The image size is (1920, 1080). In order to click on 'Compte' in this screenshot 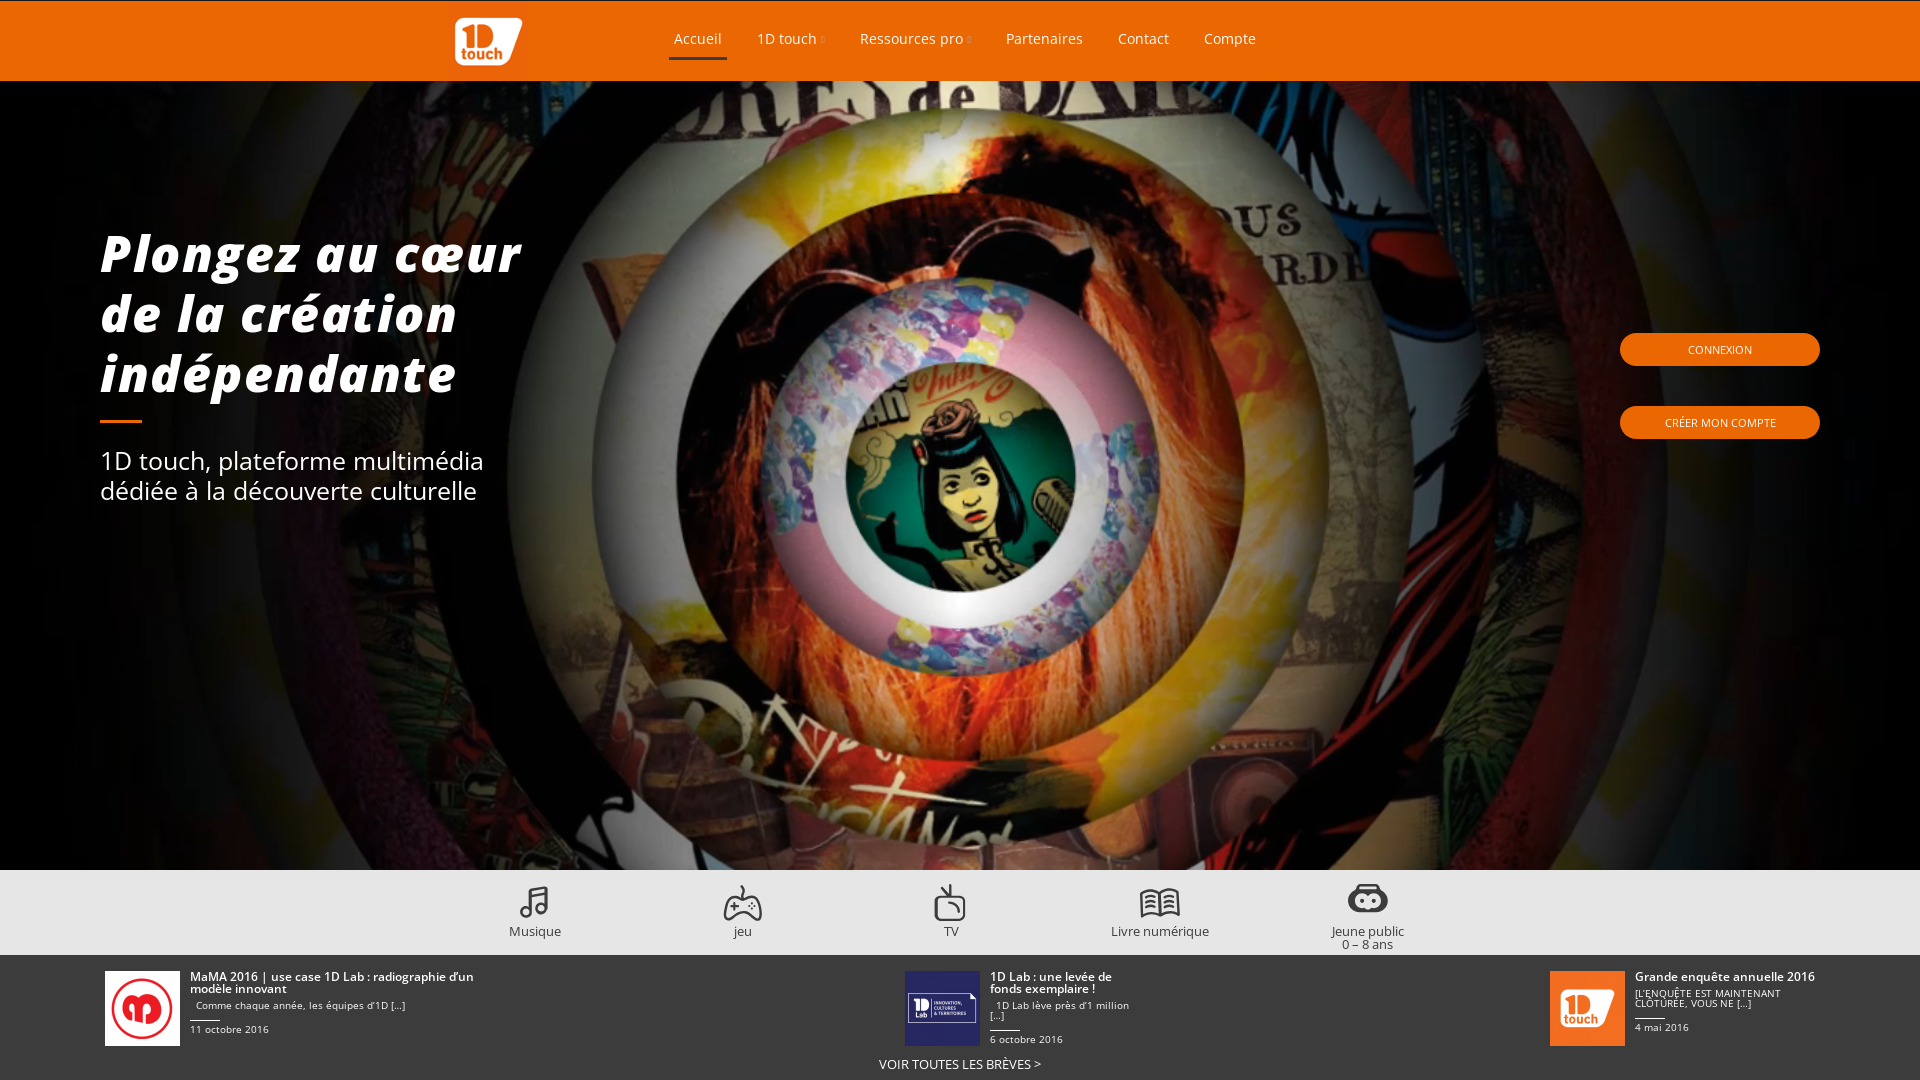, I will do `click(1228, 41)`.